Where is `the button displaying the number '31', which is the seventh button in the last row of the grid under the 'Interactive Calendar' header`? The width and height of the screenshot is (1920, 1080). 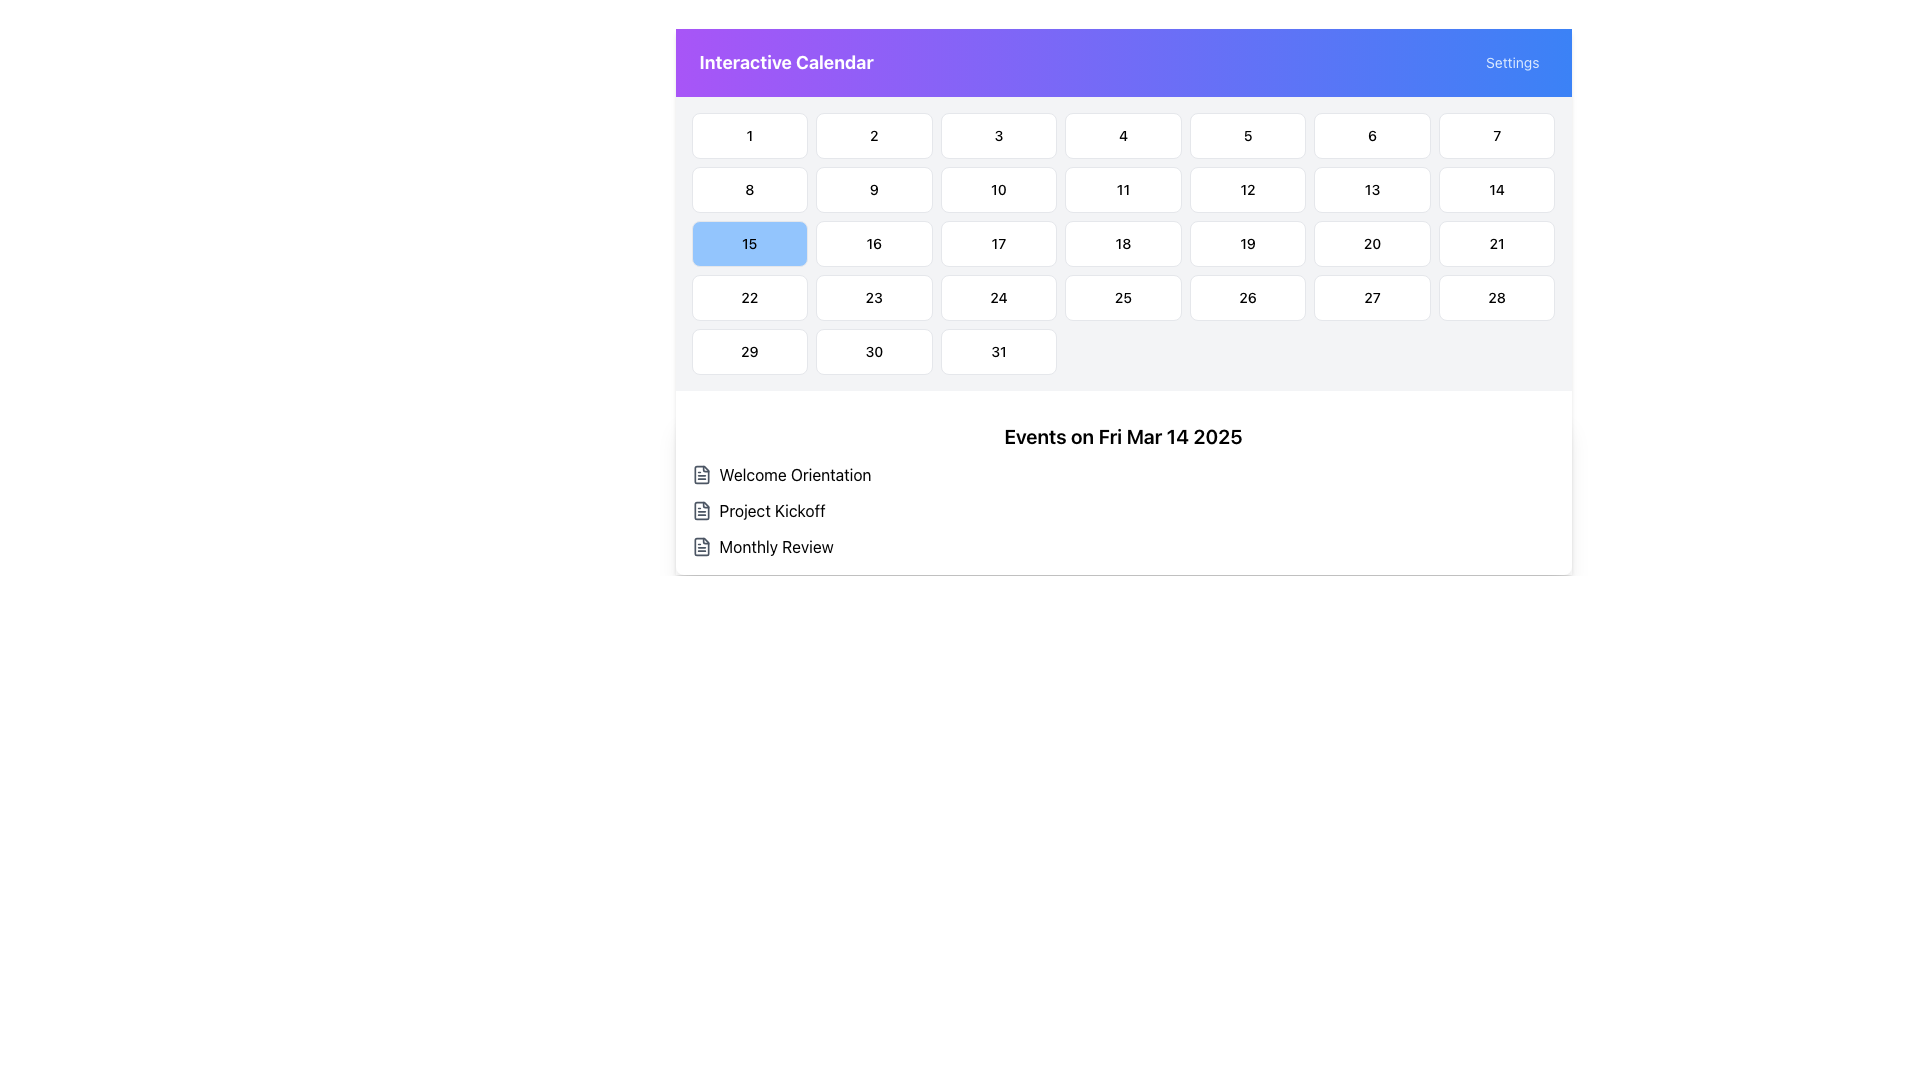 the button displaying the number '31', which is the seventh button in the last row of the grid under the 'Interactive Calendar' header is located at coordinates (998, 350).